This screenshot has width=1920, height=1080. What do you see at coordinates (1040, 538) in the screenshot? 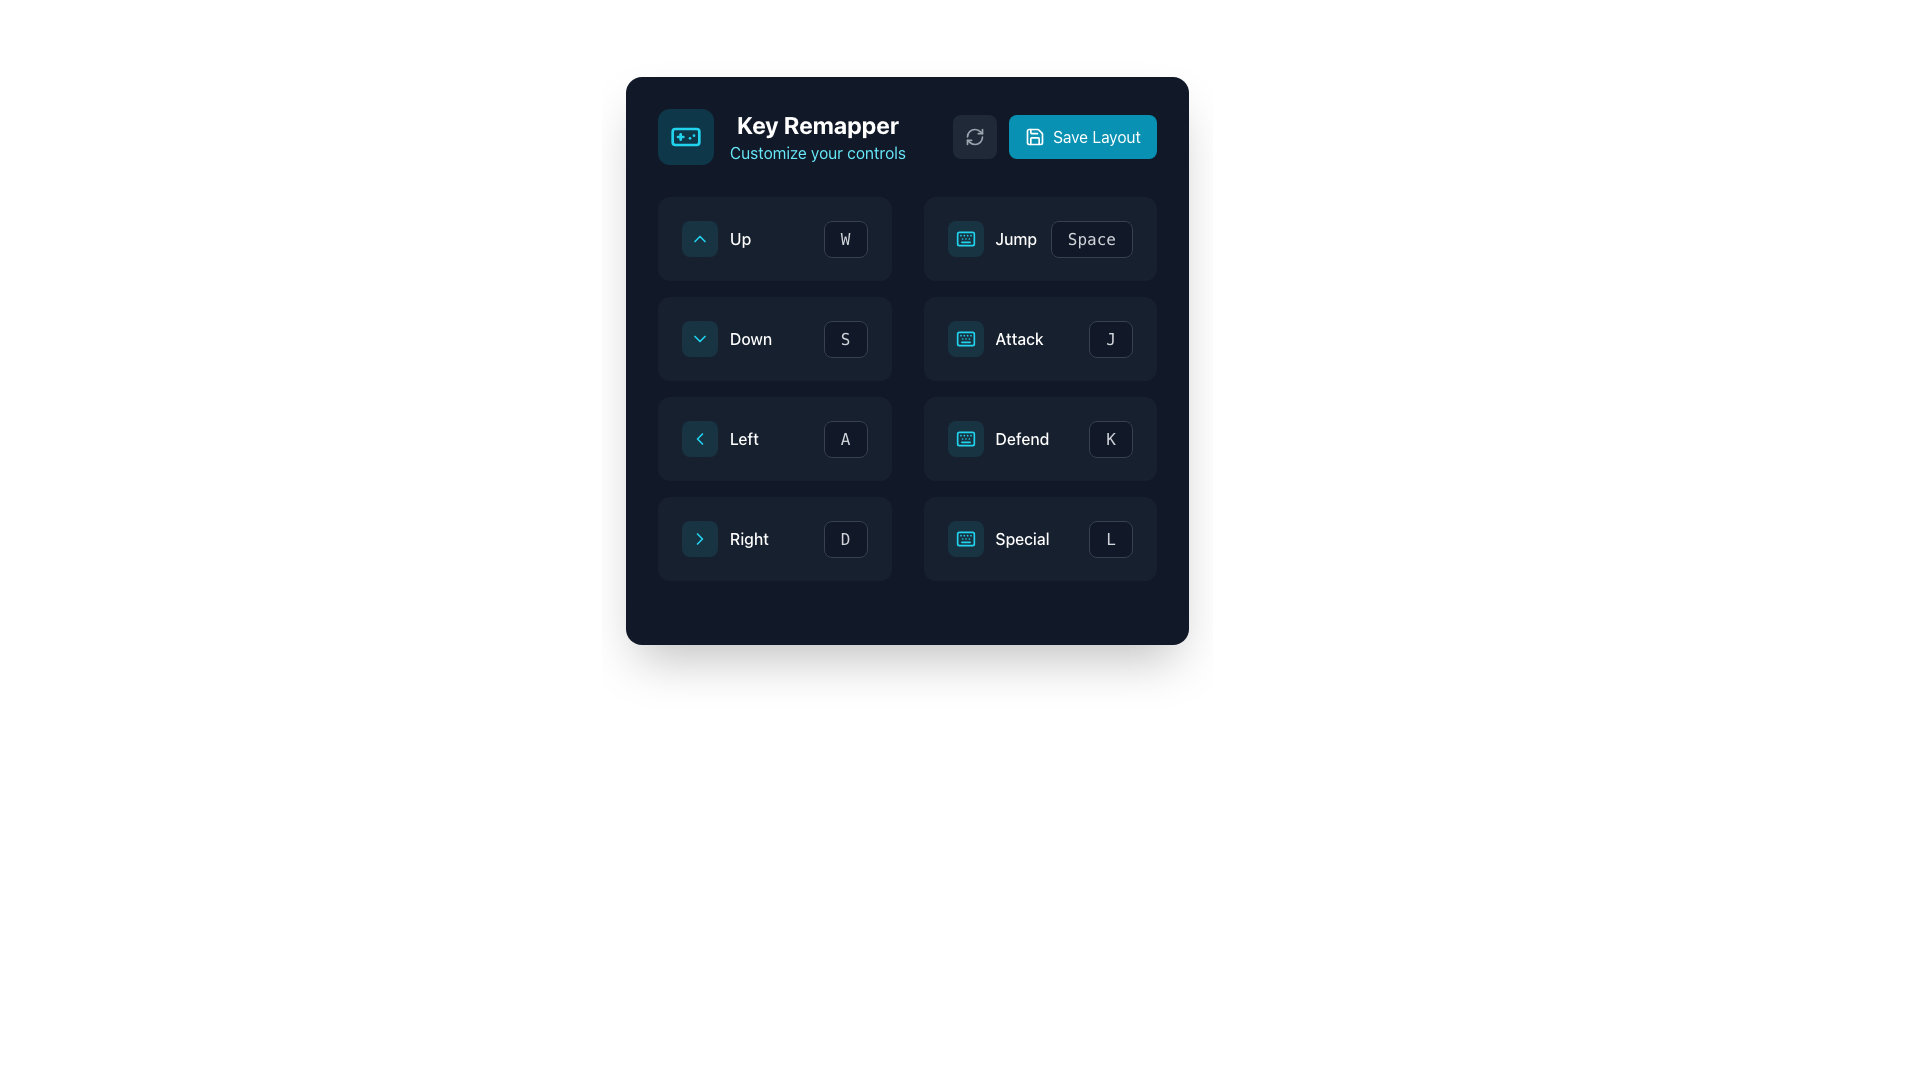
I see `the Interactive Button labeled 'Special' which has a dark gray background and a keyboard icon on the left` at bounding box center [1040, 538].